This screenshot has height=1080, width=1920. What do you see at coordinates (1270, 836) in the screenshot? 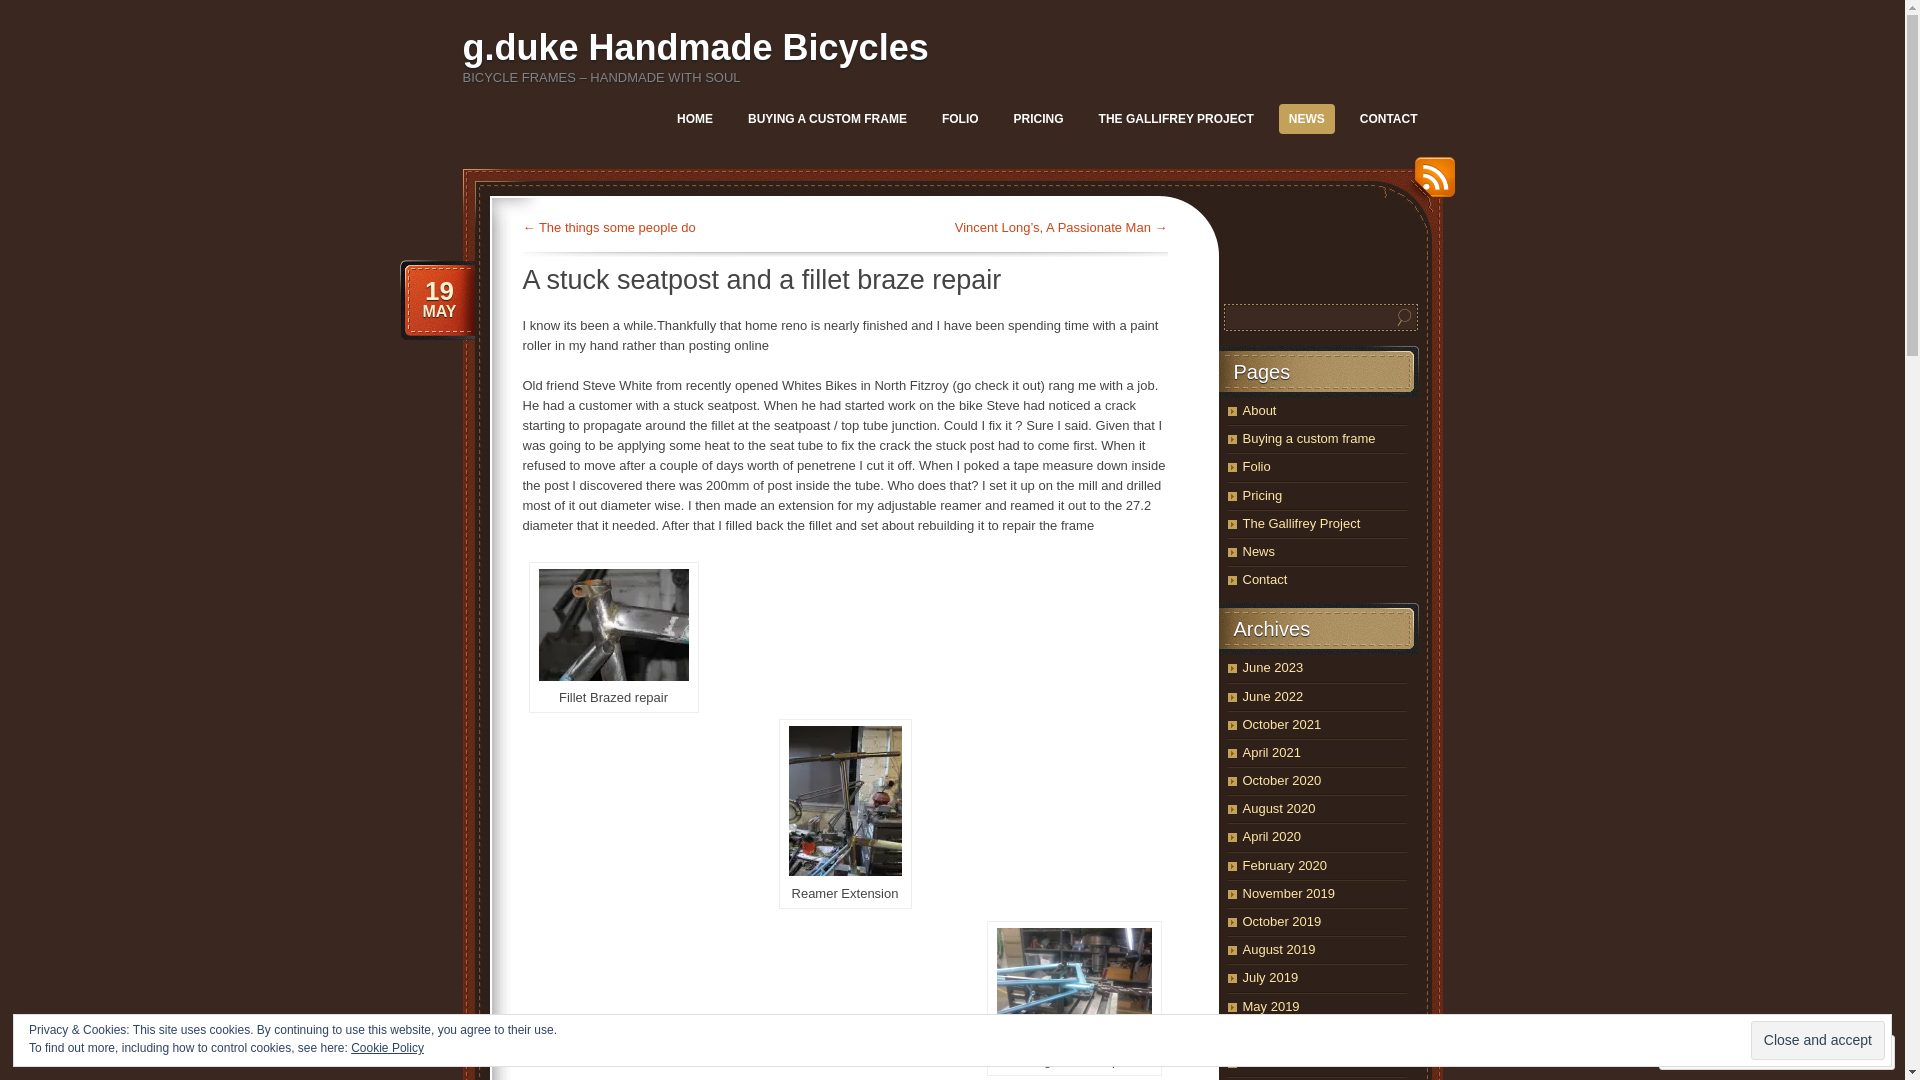
I see `'April 2020'` at bounding box center [1270, 836].